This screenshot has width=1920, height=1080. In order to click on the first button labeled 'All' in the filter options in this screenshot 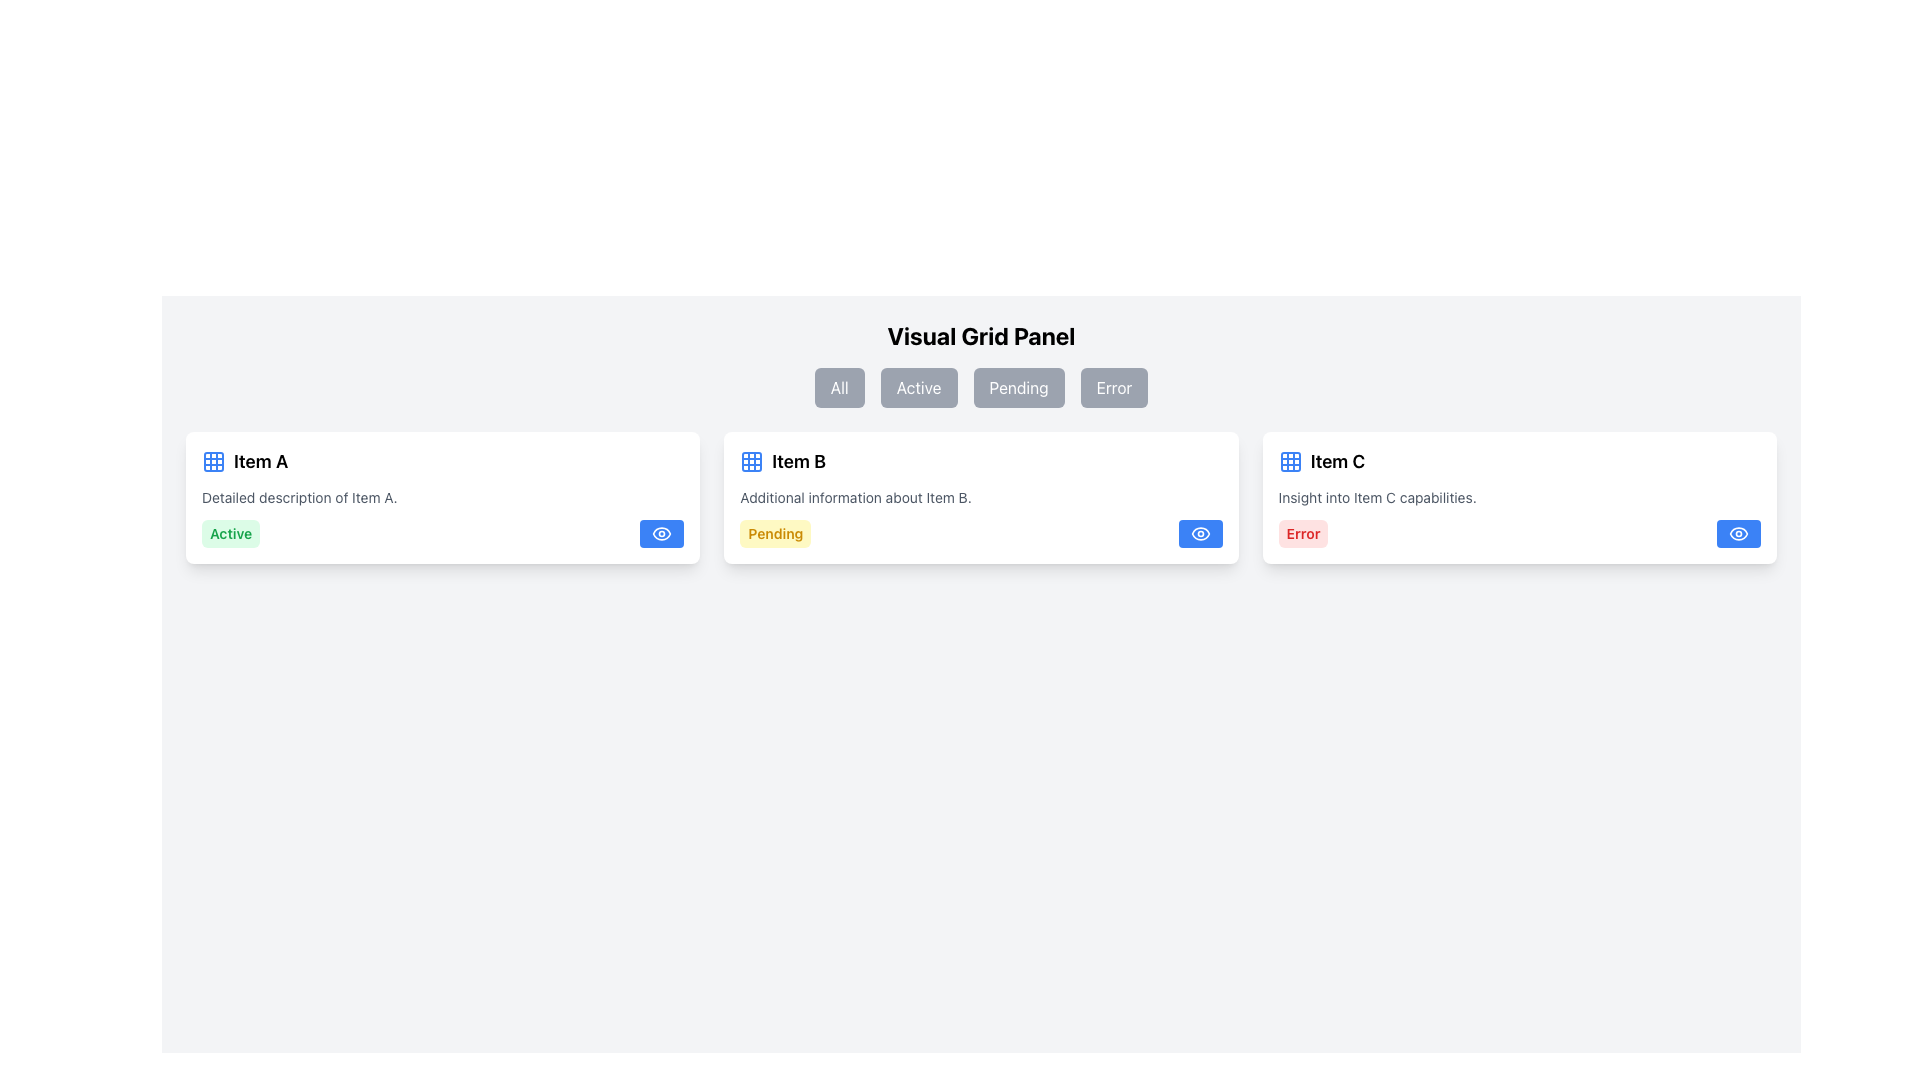, I will do `click(839, 388)`.